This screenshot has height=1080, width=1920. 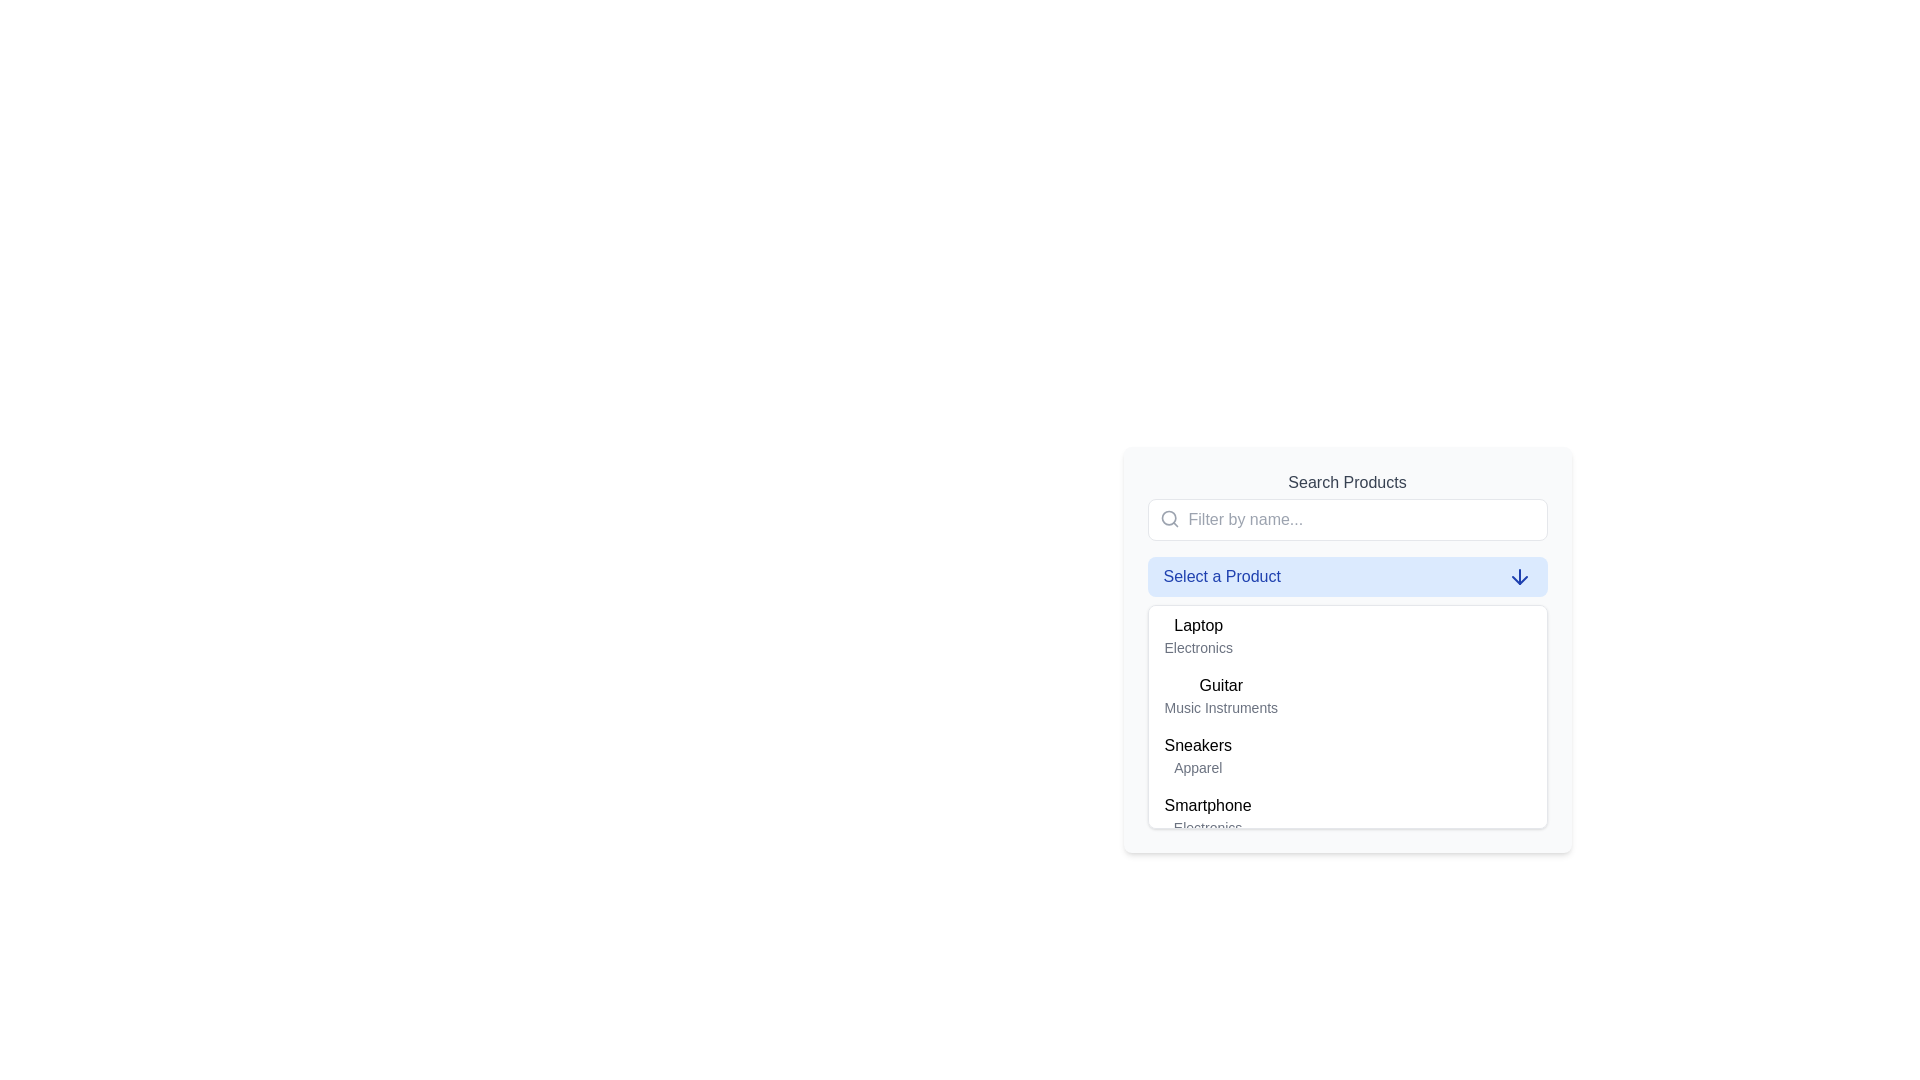 What do you see at coordinates (1169, 518) in the screenshot?
I see `the search icon represented by a magnifying glass symbol, which is styled with a gray color and rounded border, located to the left of the text input field labeled 'Filter by name...'` at bounding box center [1169, 518].